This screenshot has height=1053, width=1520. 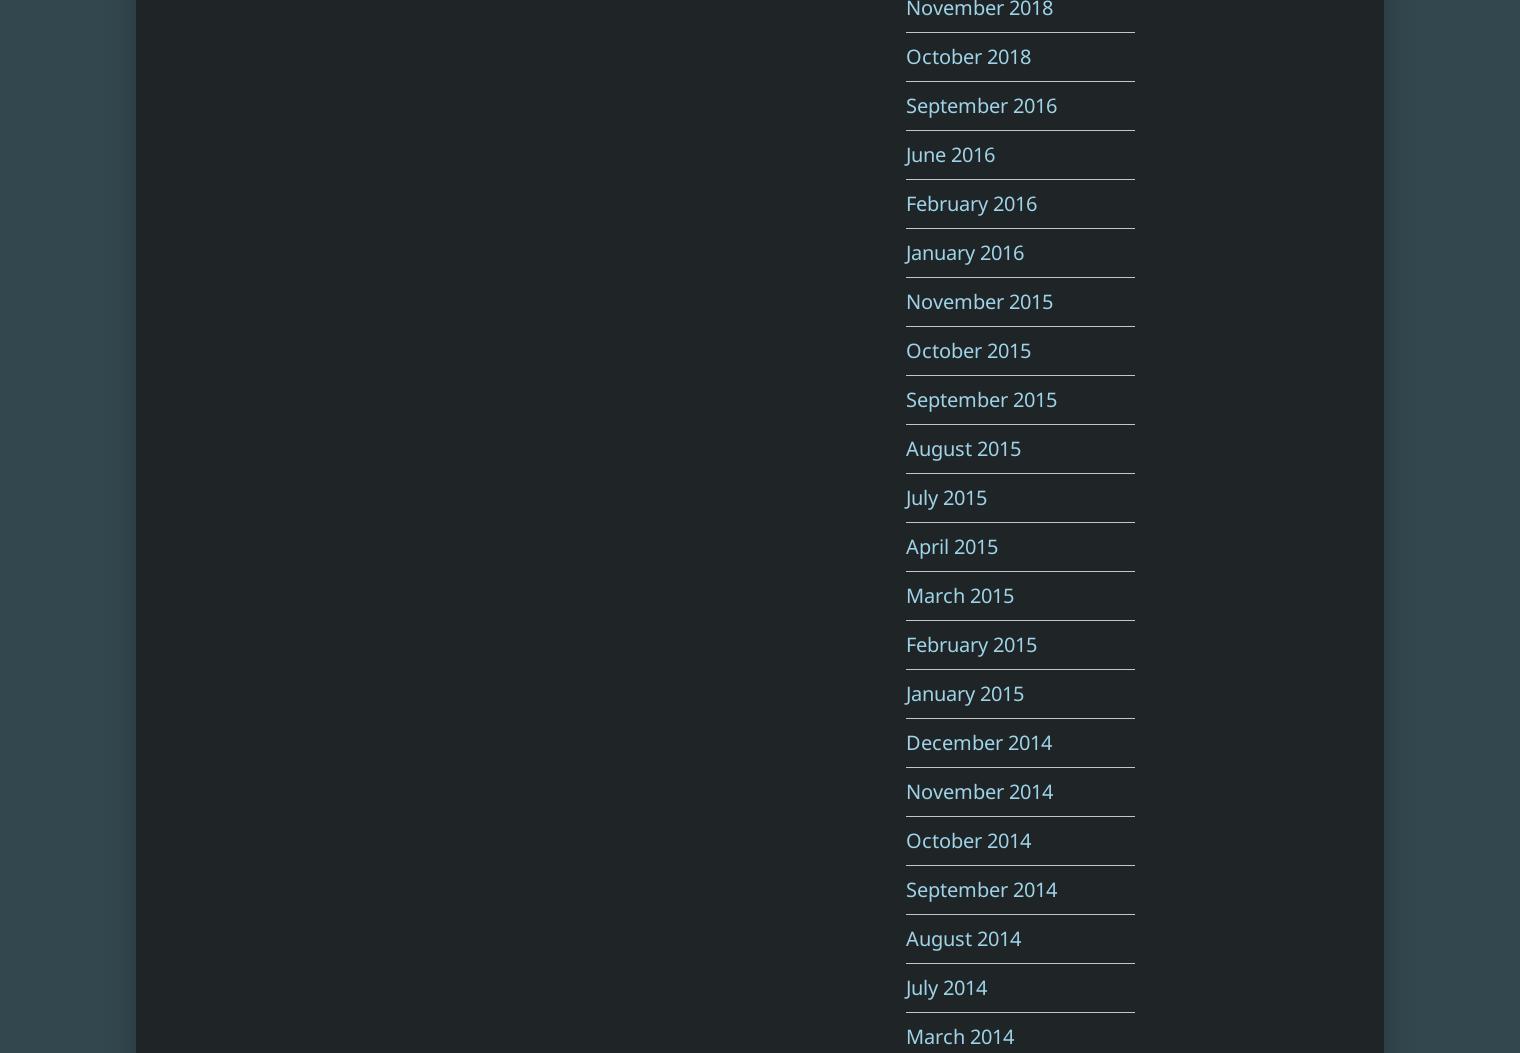 What do you see at coordinates (967, 839) in the screenshot?
I see `'October 2014'` at bounding box center [967, 839].